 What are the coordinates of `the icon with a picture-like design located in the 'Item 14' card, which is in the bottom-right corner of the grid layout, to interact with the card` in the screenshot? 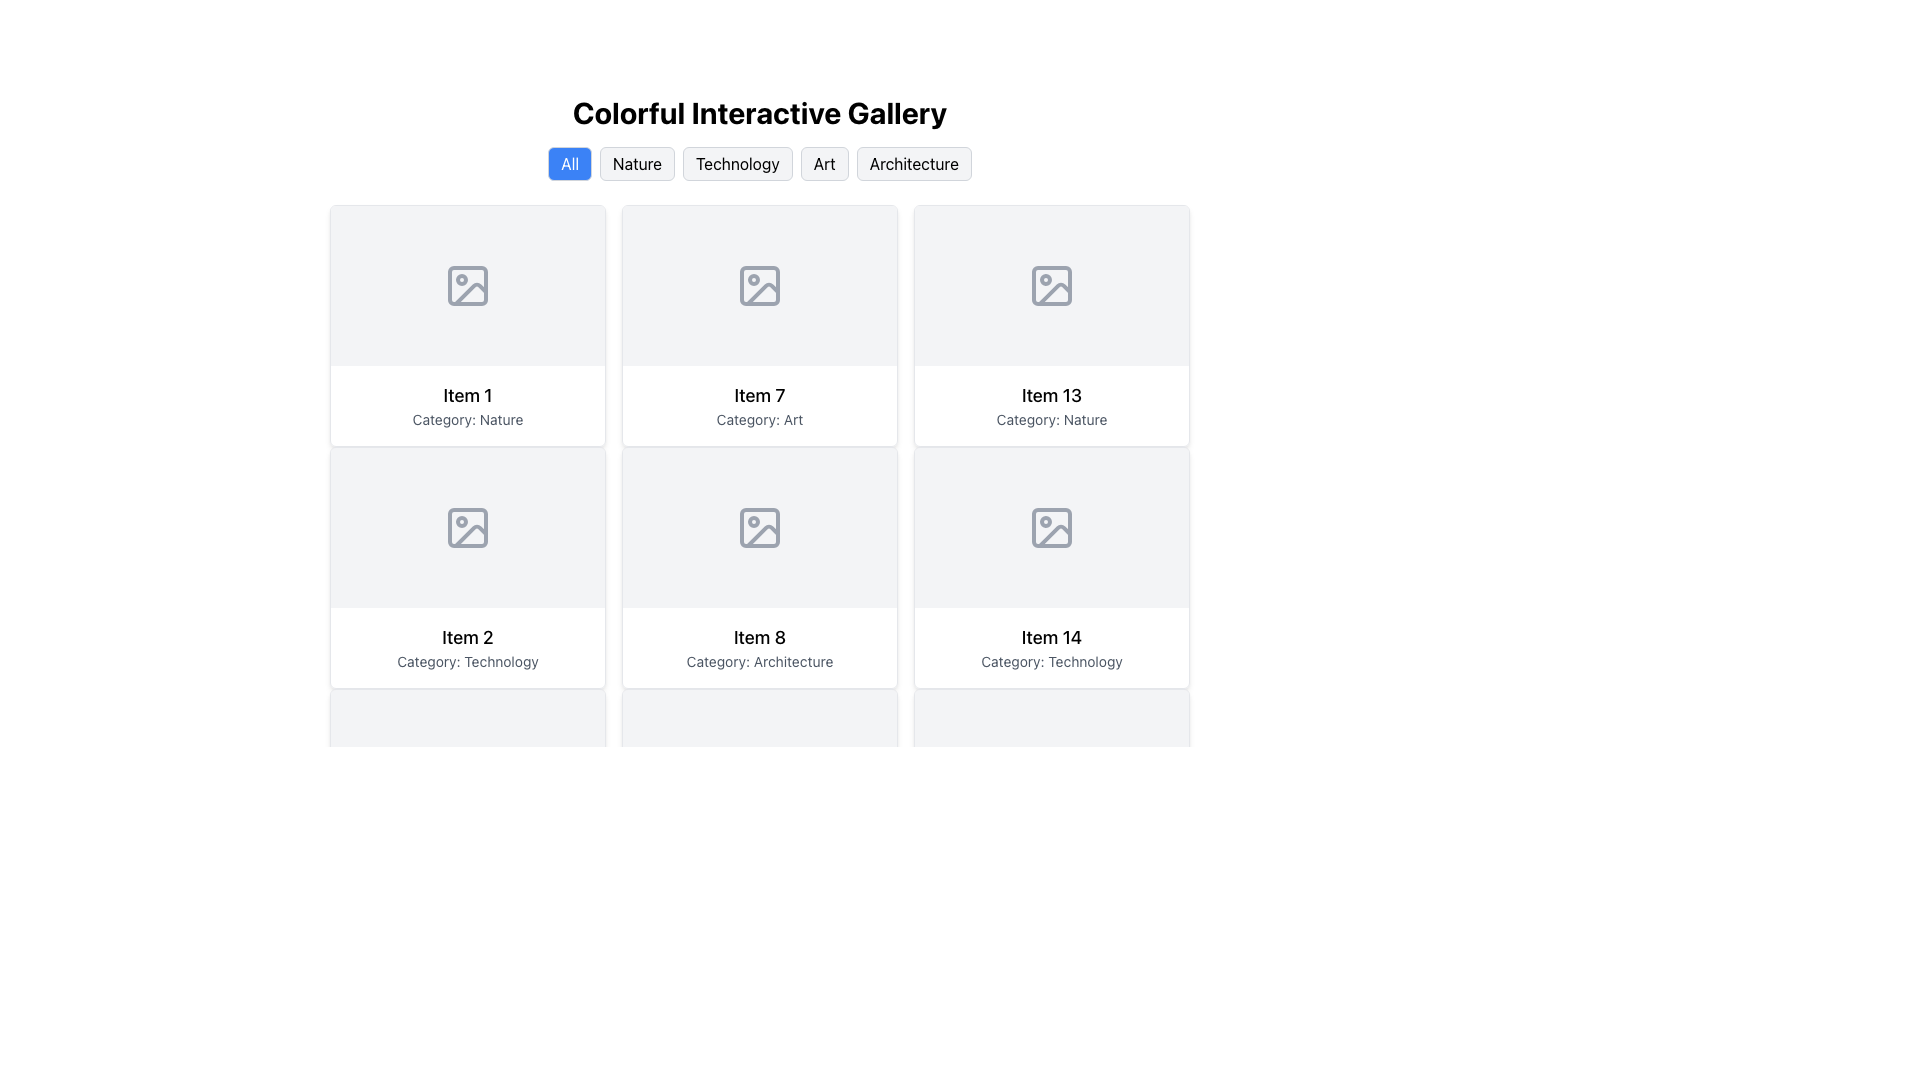 It's located at (1050, 527).